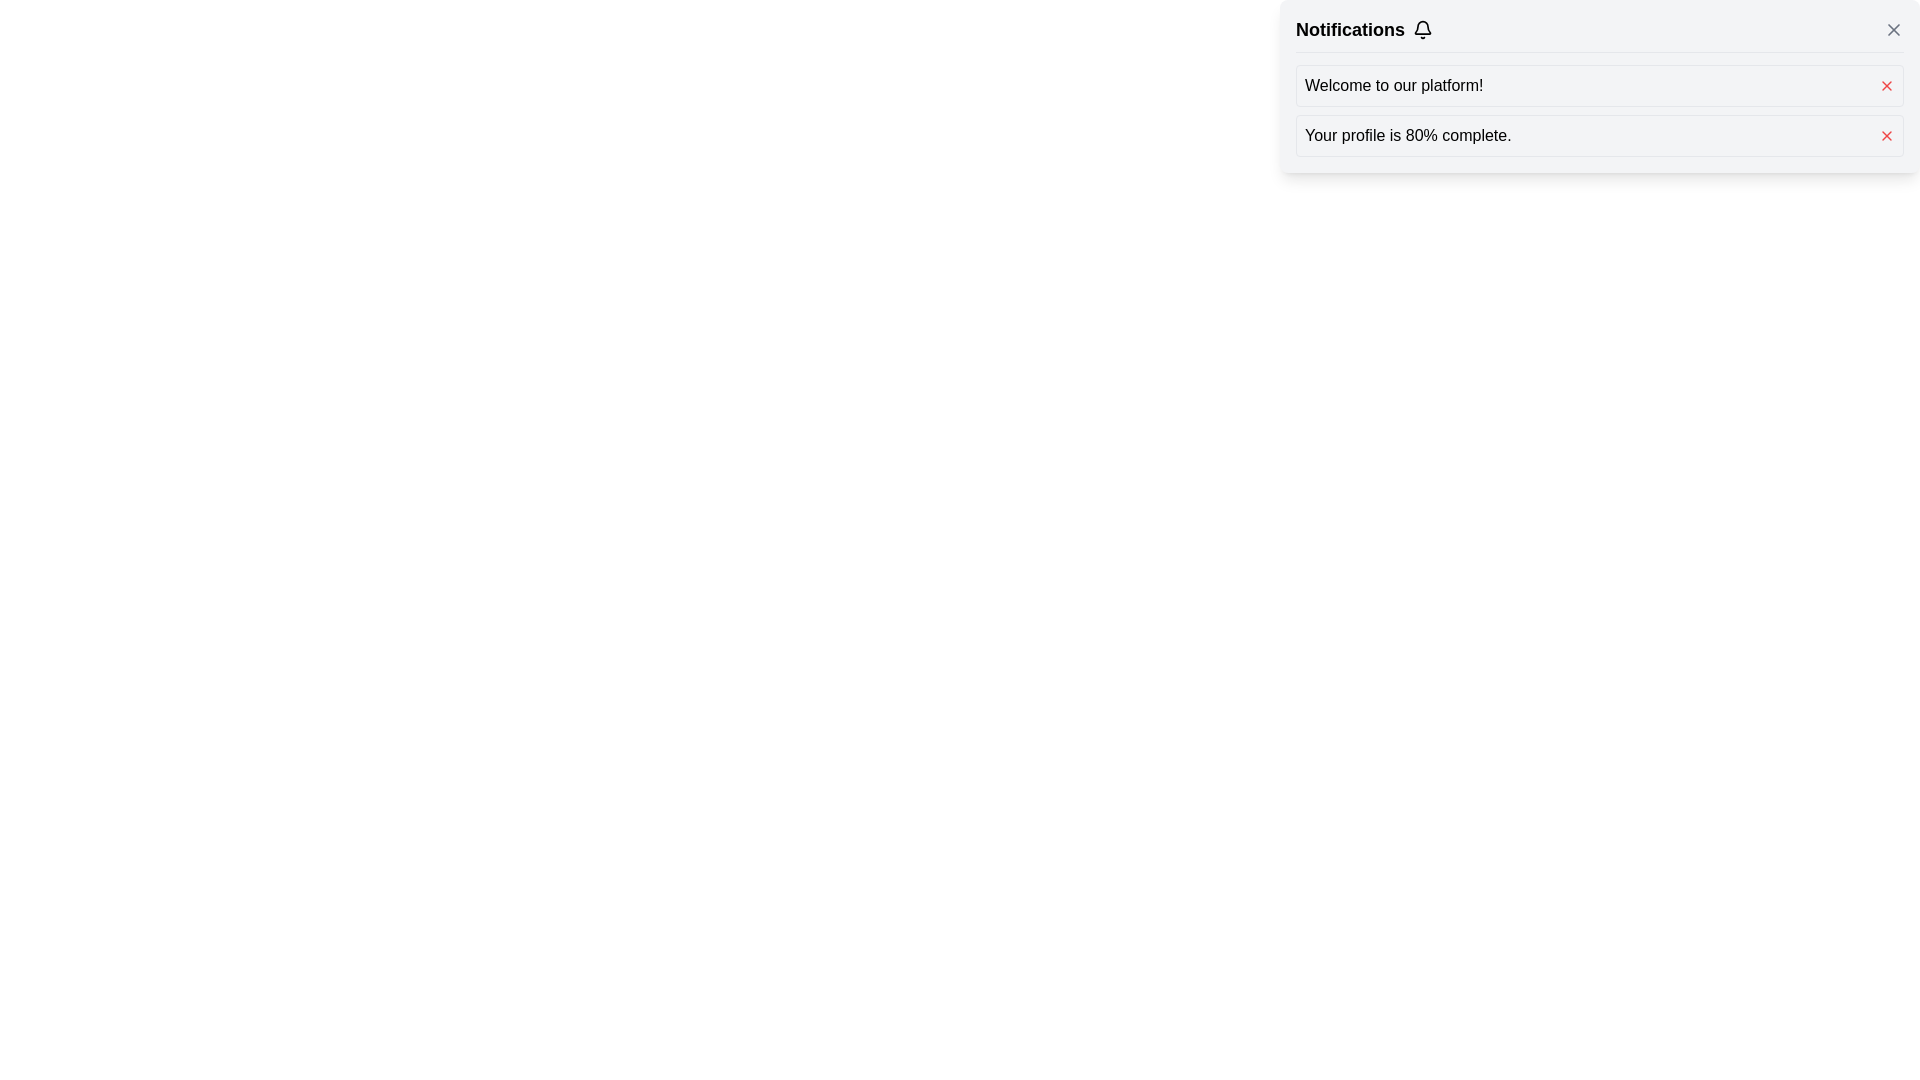 Image resolution: width=1920 pixels, height=1080 pixels. I want to click on the notification icon located immediately to the right of the 'Notifications' text in the header section of the notification pane, so click(1422, 30).